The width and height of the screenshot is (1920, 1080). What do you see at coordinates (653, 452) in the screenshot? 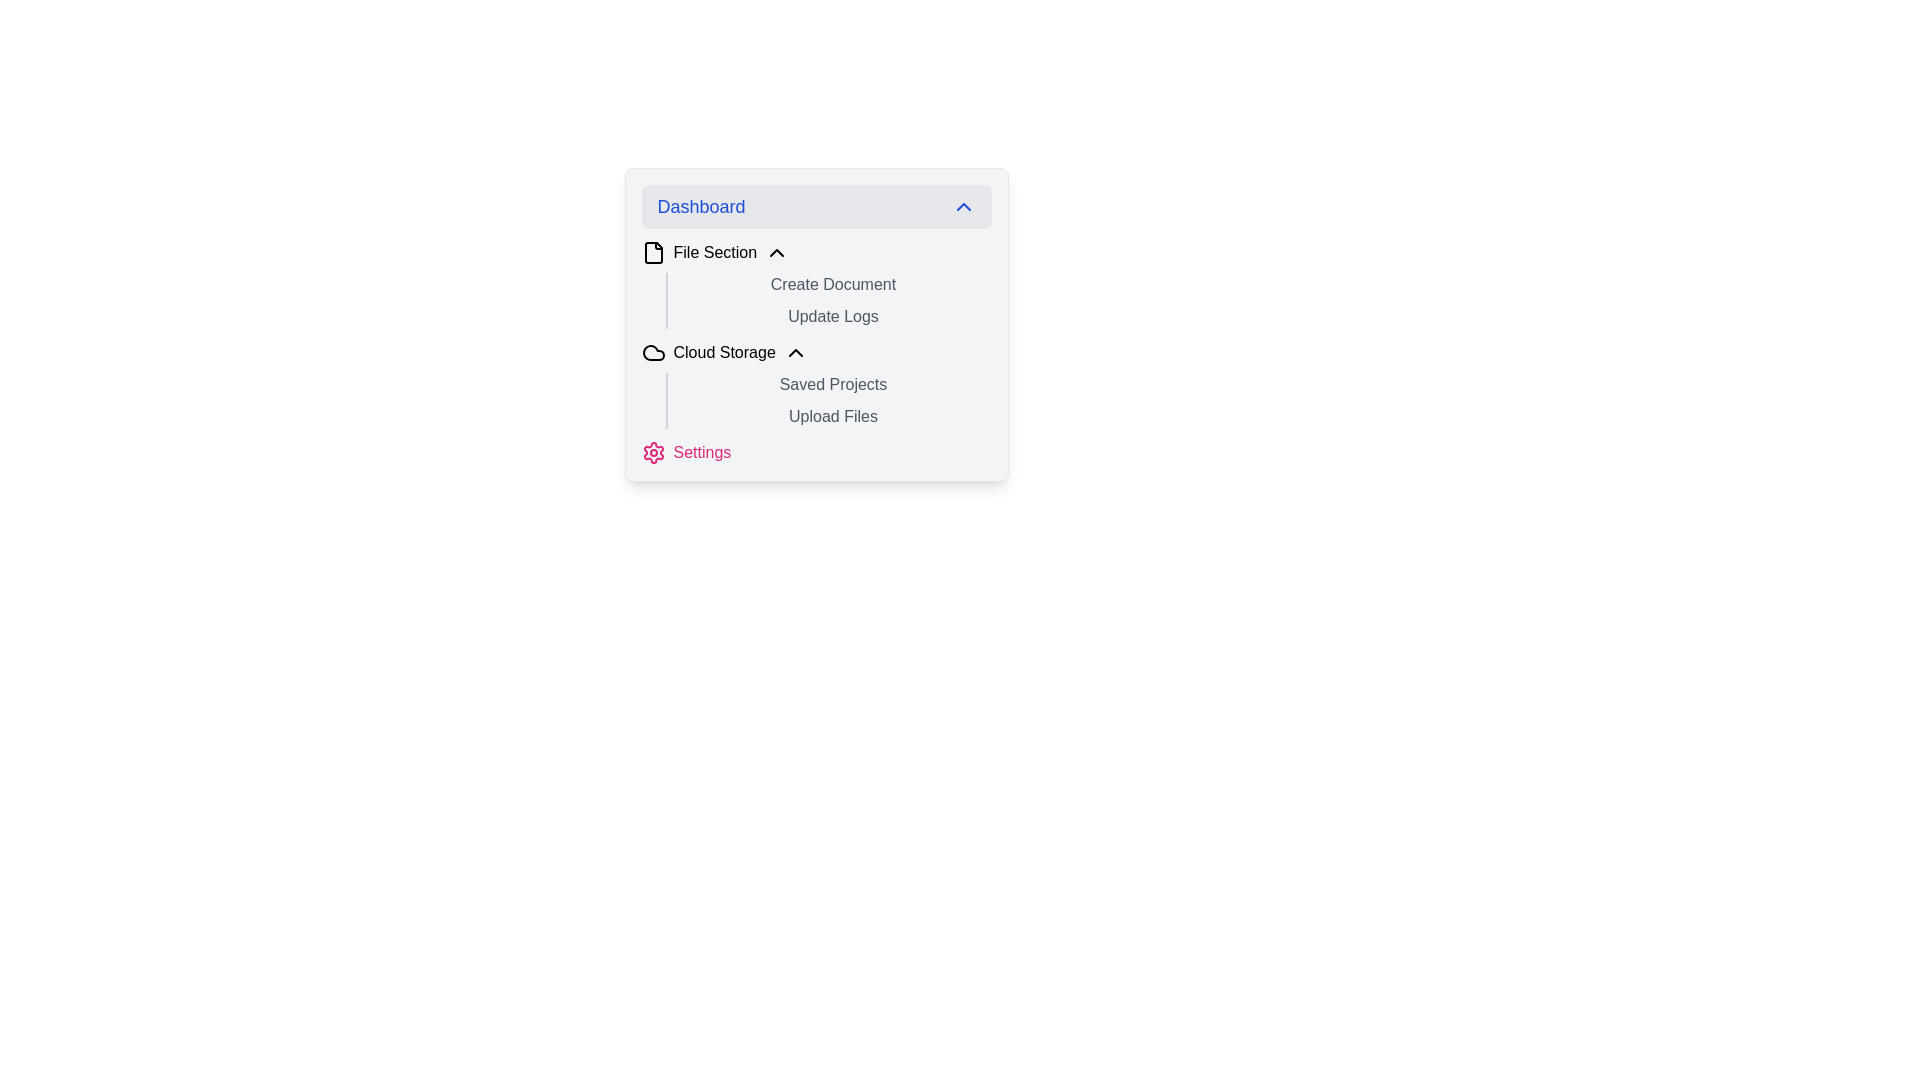
I see `the settings icon button located below the 'Settings' text` at bounding box center [653, 452].